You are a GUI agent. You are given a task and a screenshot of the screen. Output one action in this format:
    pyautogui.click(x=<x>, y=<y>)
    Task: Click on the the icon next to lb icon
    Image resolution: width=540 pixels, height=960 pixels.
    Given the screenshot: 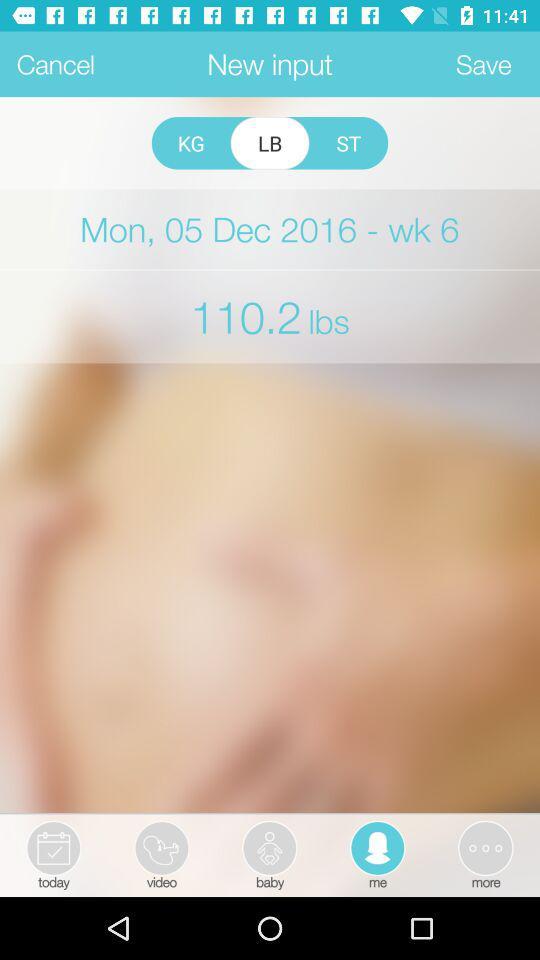 What is the action you would take?
    pyautogui.click(x=347, y=142)
    